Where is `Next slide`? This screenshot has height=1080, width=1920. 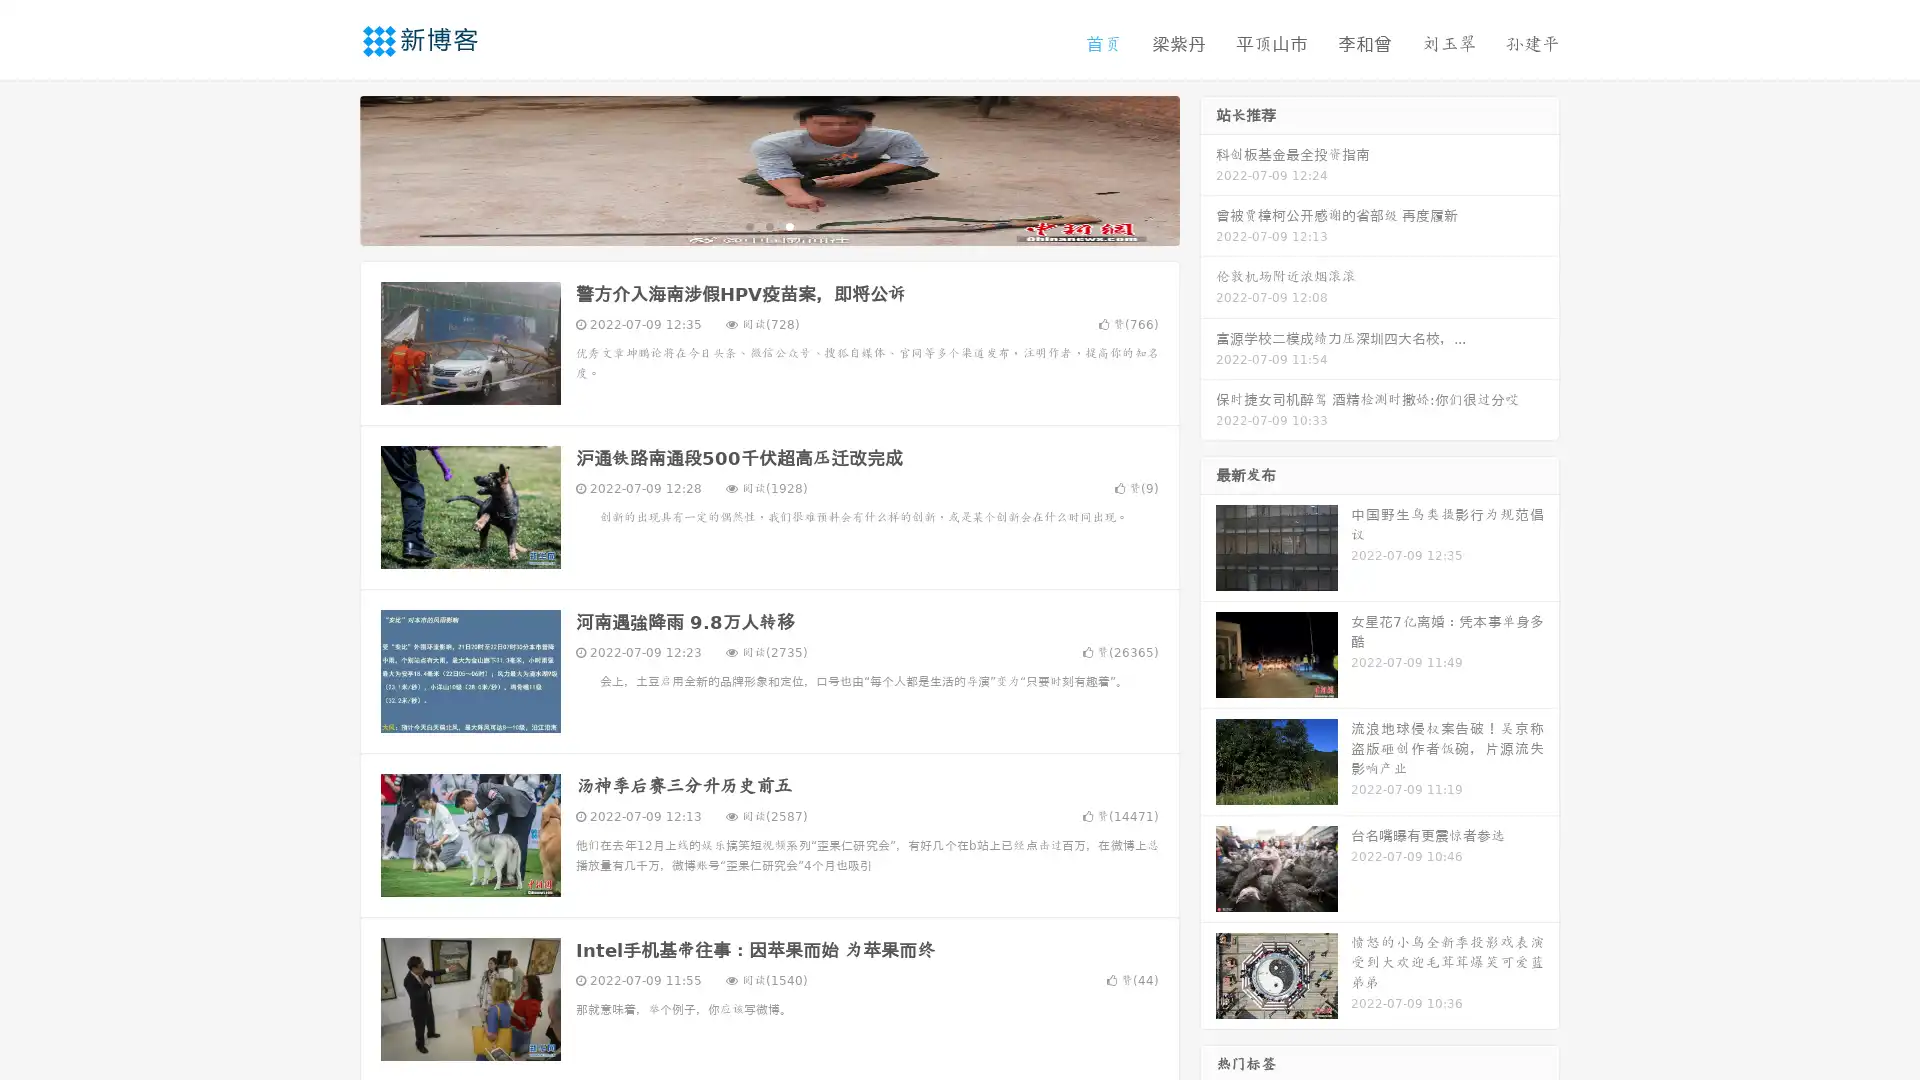
Next slide is located at coordinates (1208, 168).